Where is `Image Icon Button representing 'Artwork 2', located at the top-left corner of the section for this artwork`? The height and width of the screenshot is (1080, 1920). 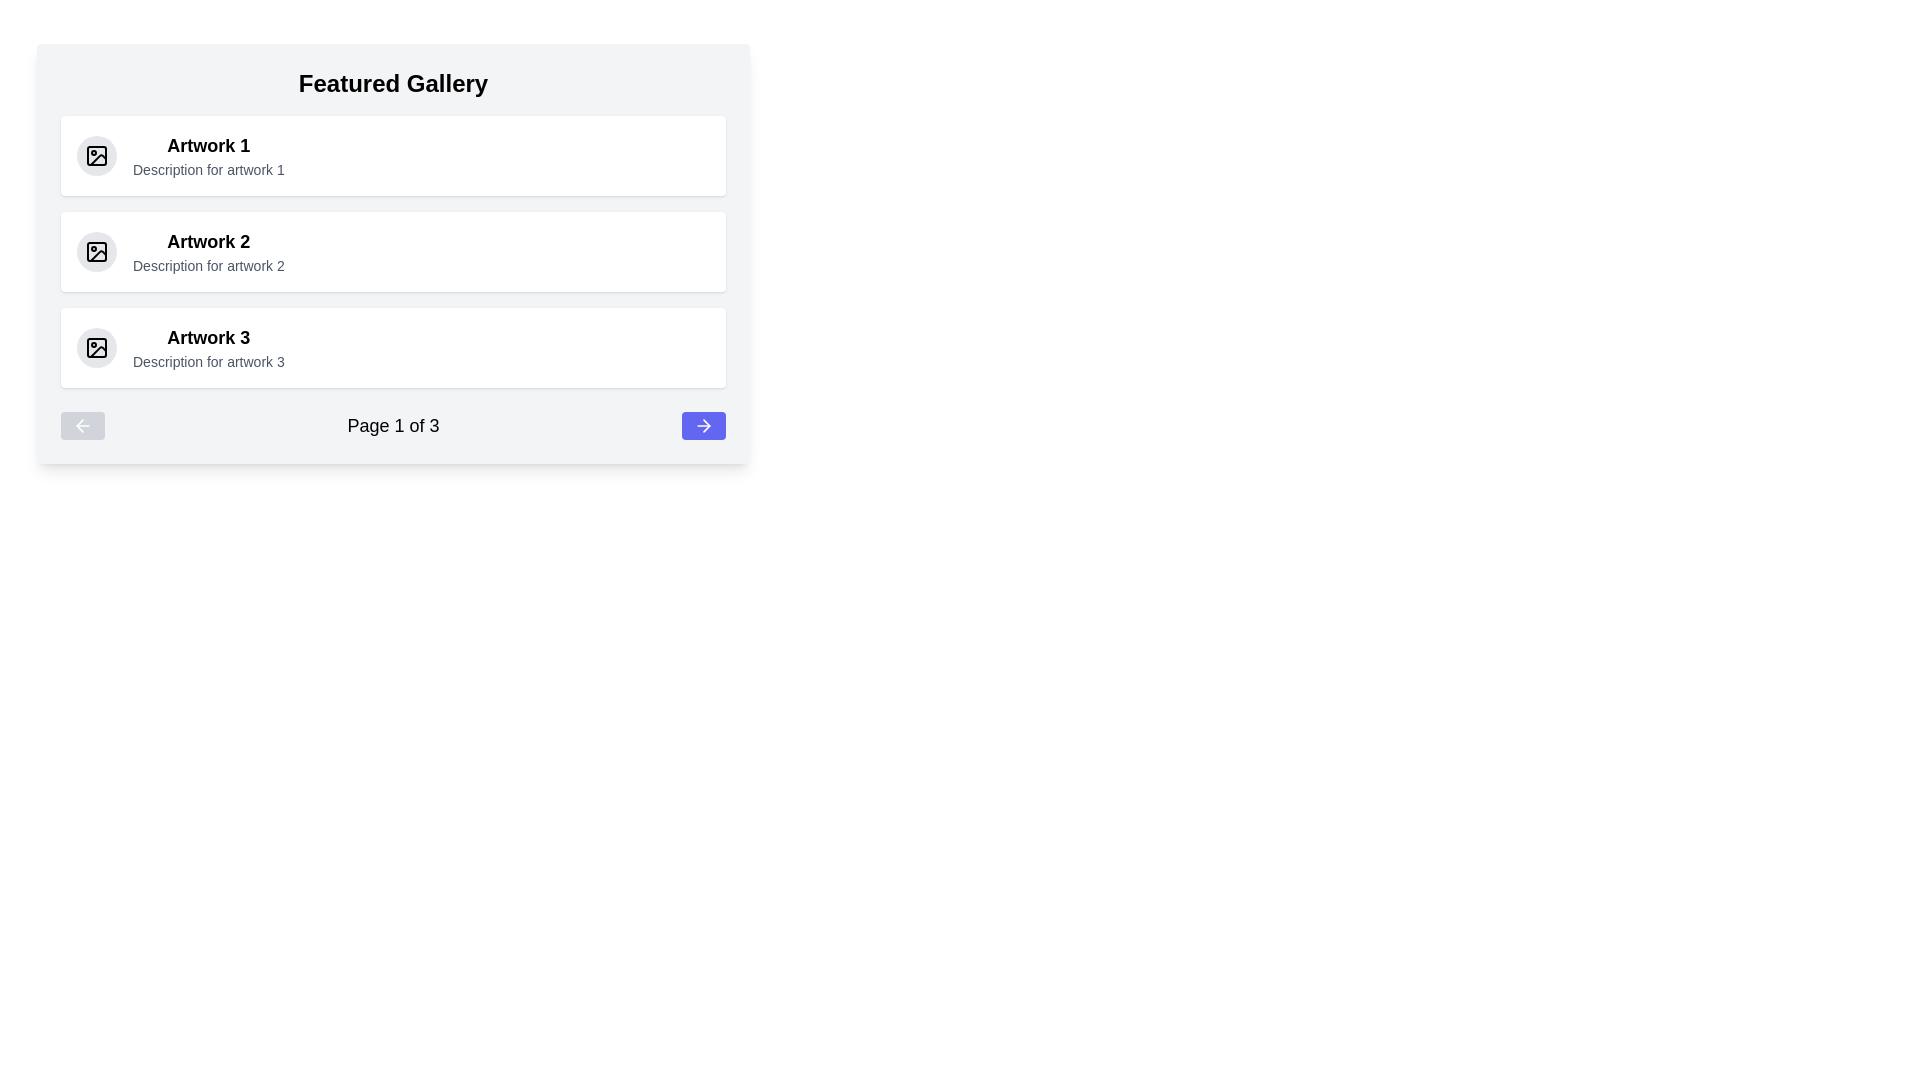 Image Icon Button representing 'Artwork 2', located at the top-left corner of the section for this artwork is located at coordinates (95, 250).